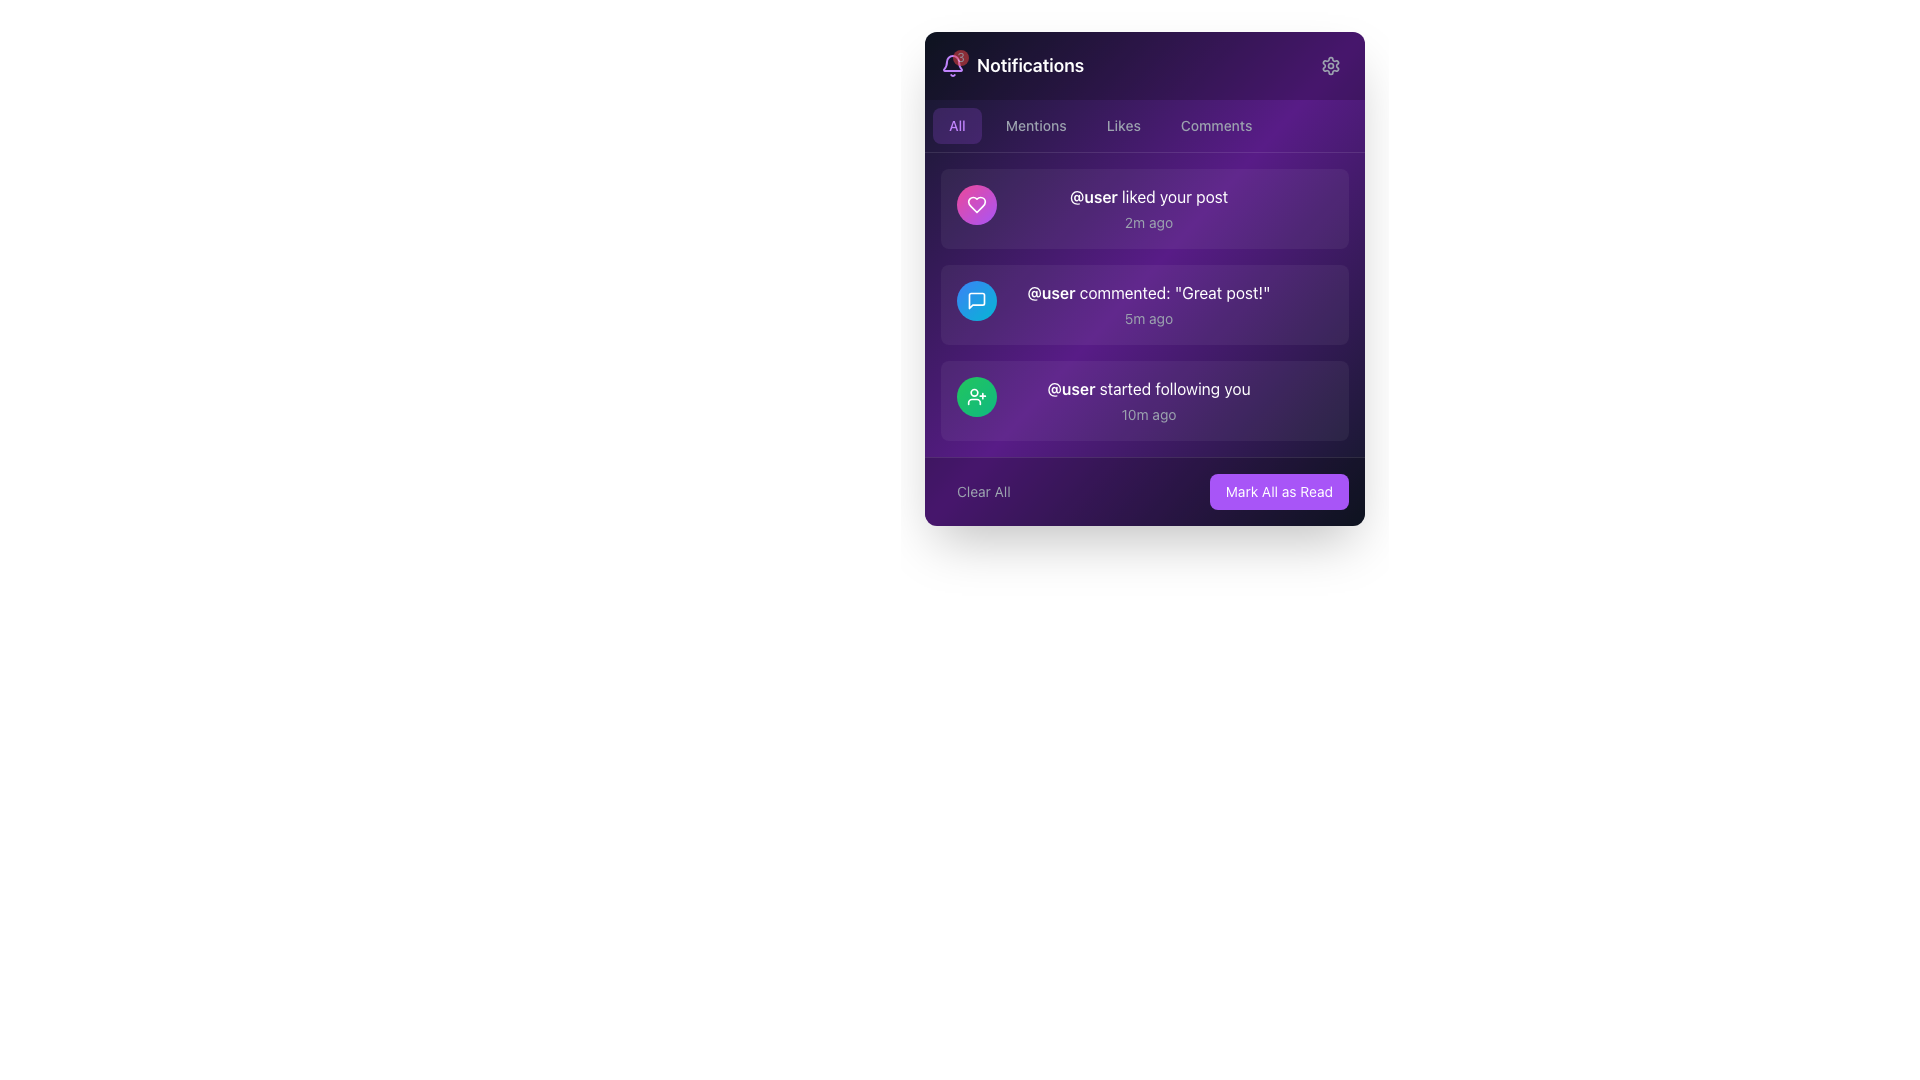 This screenshot has height=1080, width=1920. I want to click on the 'All' button, which is a rectangular button with rounded corners, containing the text 'All' in purple font, located at the top of the dark purple notification panel, so click(956, 126).